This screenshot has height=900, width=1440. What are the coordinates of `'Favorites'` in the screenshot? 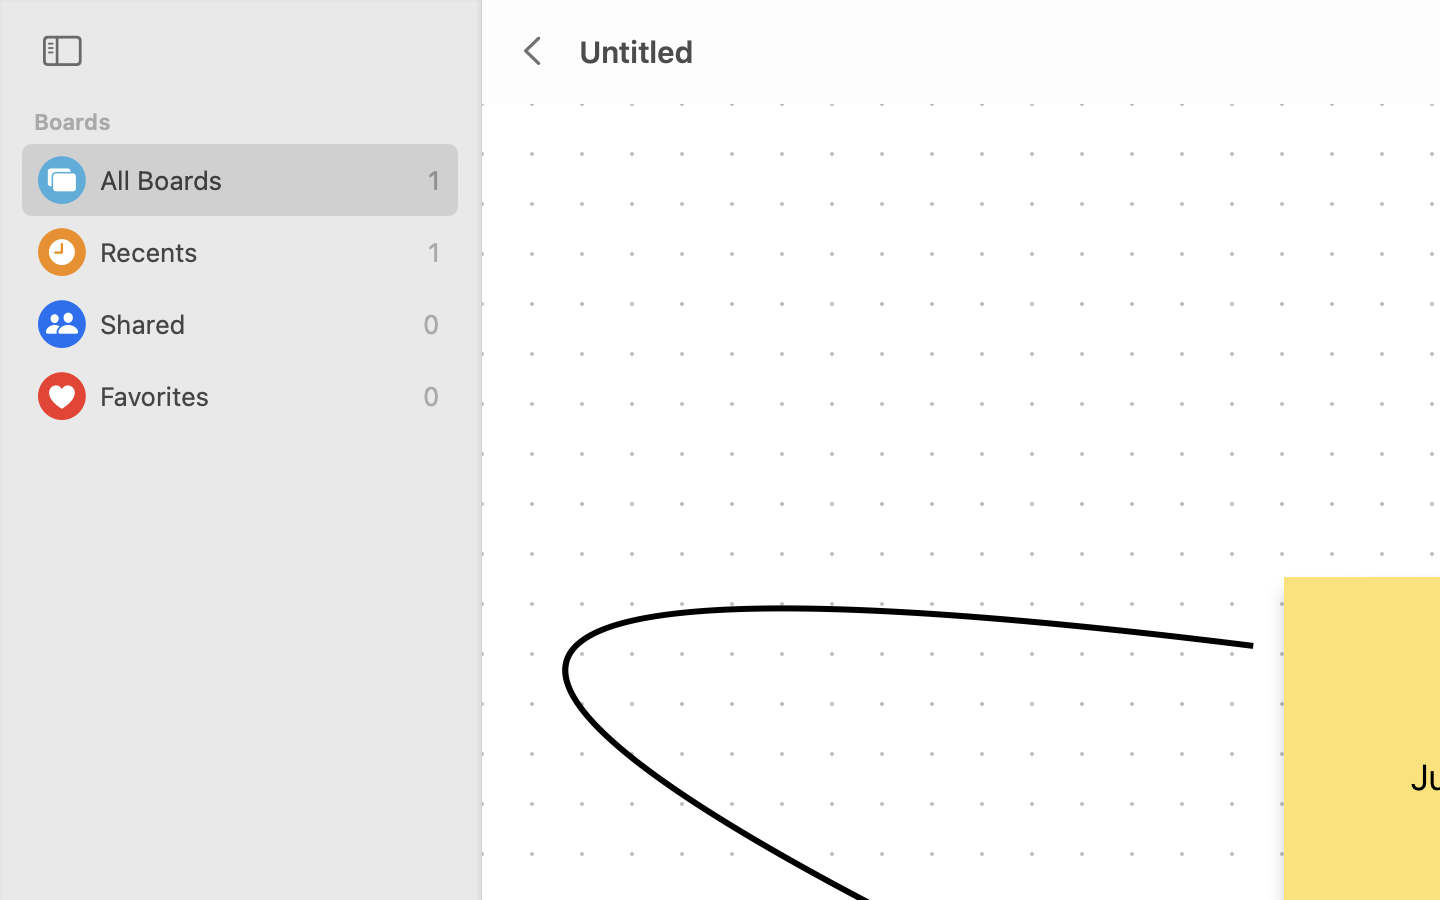 It's located at (255, 396).